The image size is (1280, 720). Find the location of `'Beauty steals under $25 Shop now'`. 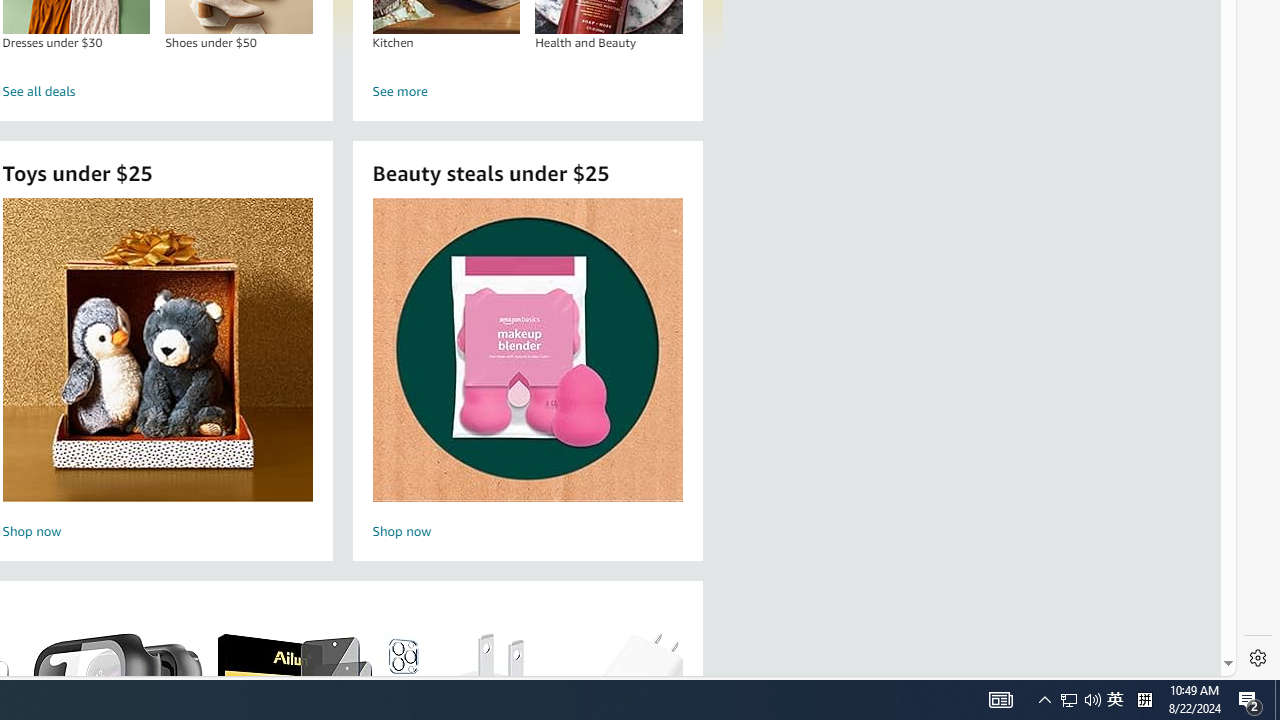

'Beauty steals under $25 Shop now' is located at coordinates (527, 348).